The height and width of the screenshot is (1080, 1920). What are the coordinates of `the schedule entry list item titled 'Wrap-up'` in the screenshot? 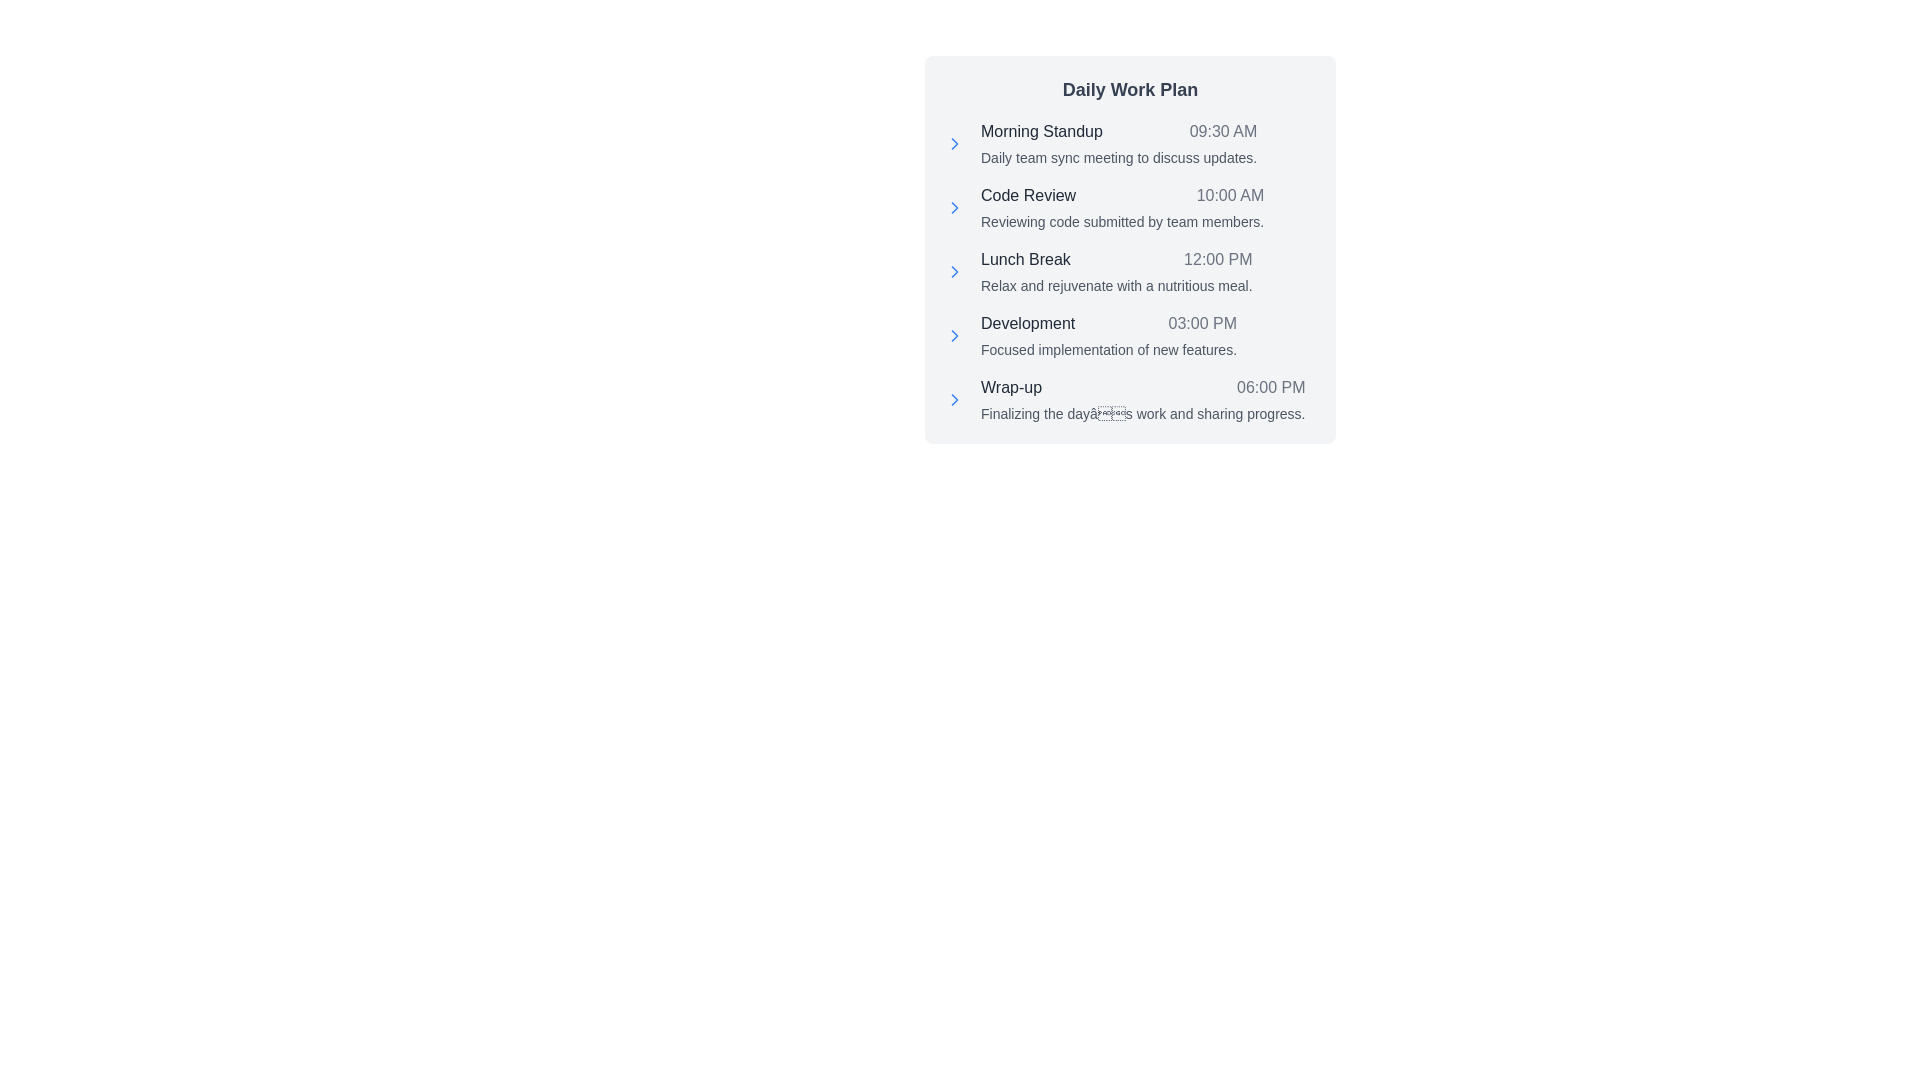 It's located at (1143, 400).